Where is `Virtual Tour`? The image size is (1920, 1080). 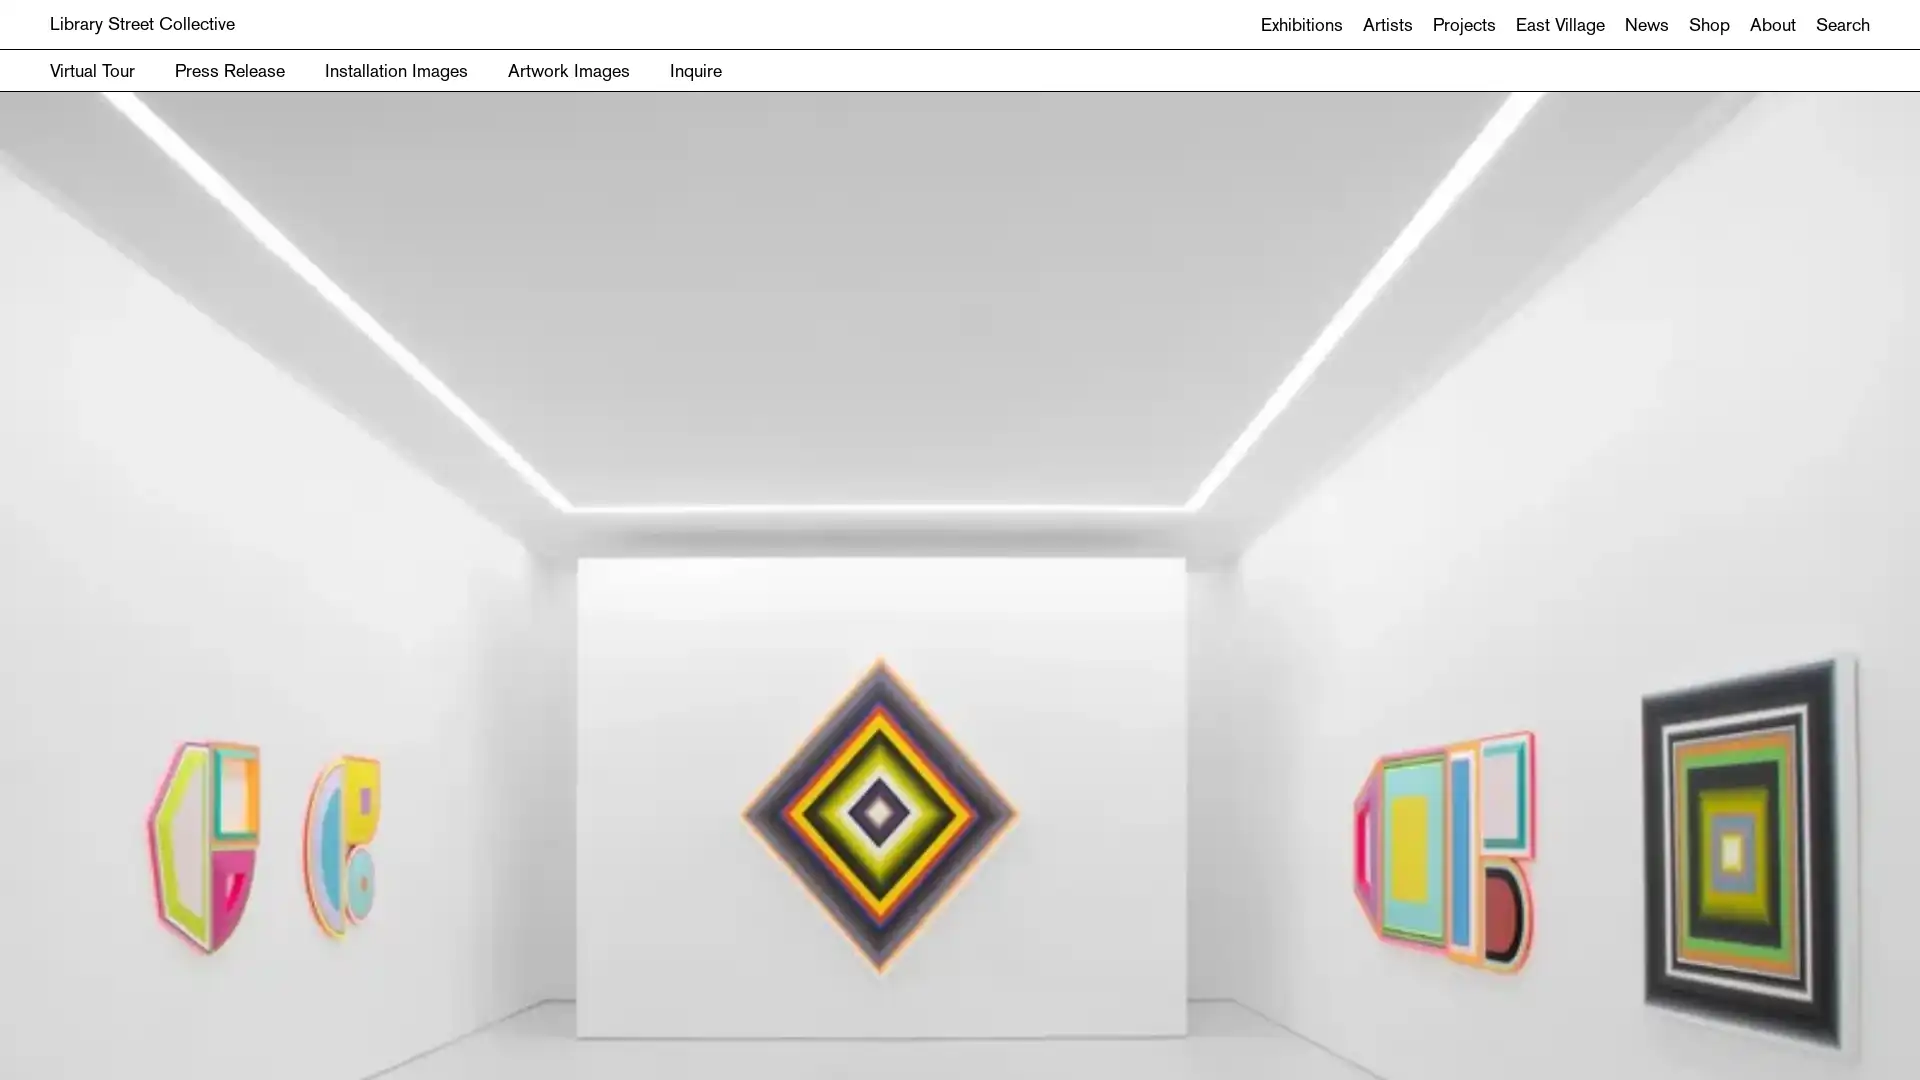
Virtual Tour is located at coordinates (91, 69).